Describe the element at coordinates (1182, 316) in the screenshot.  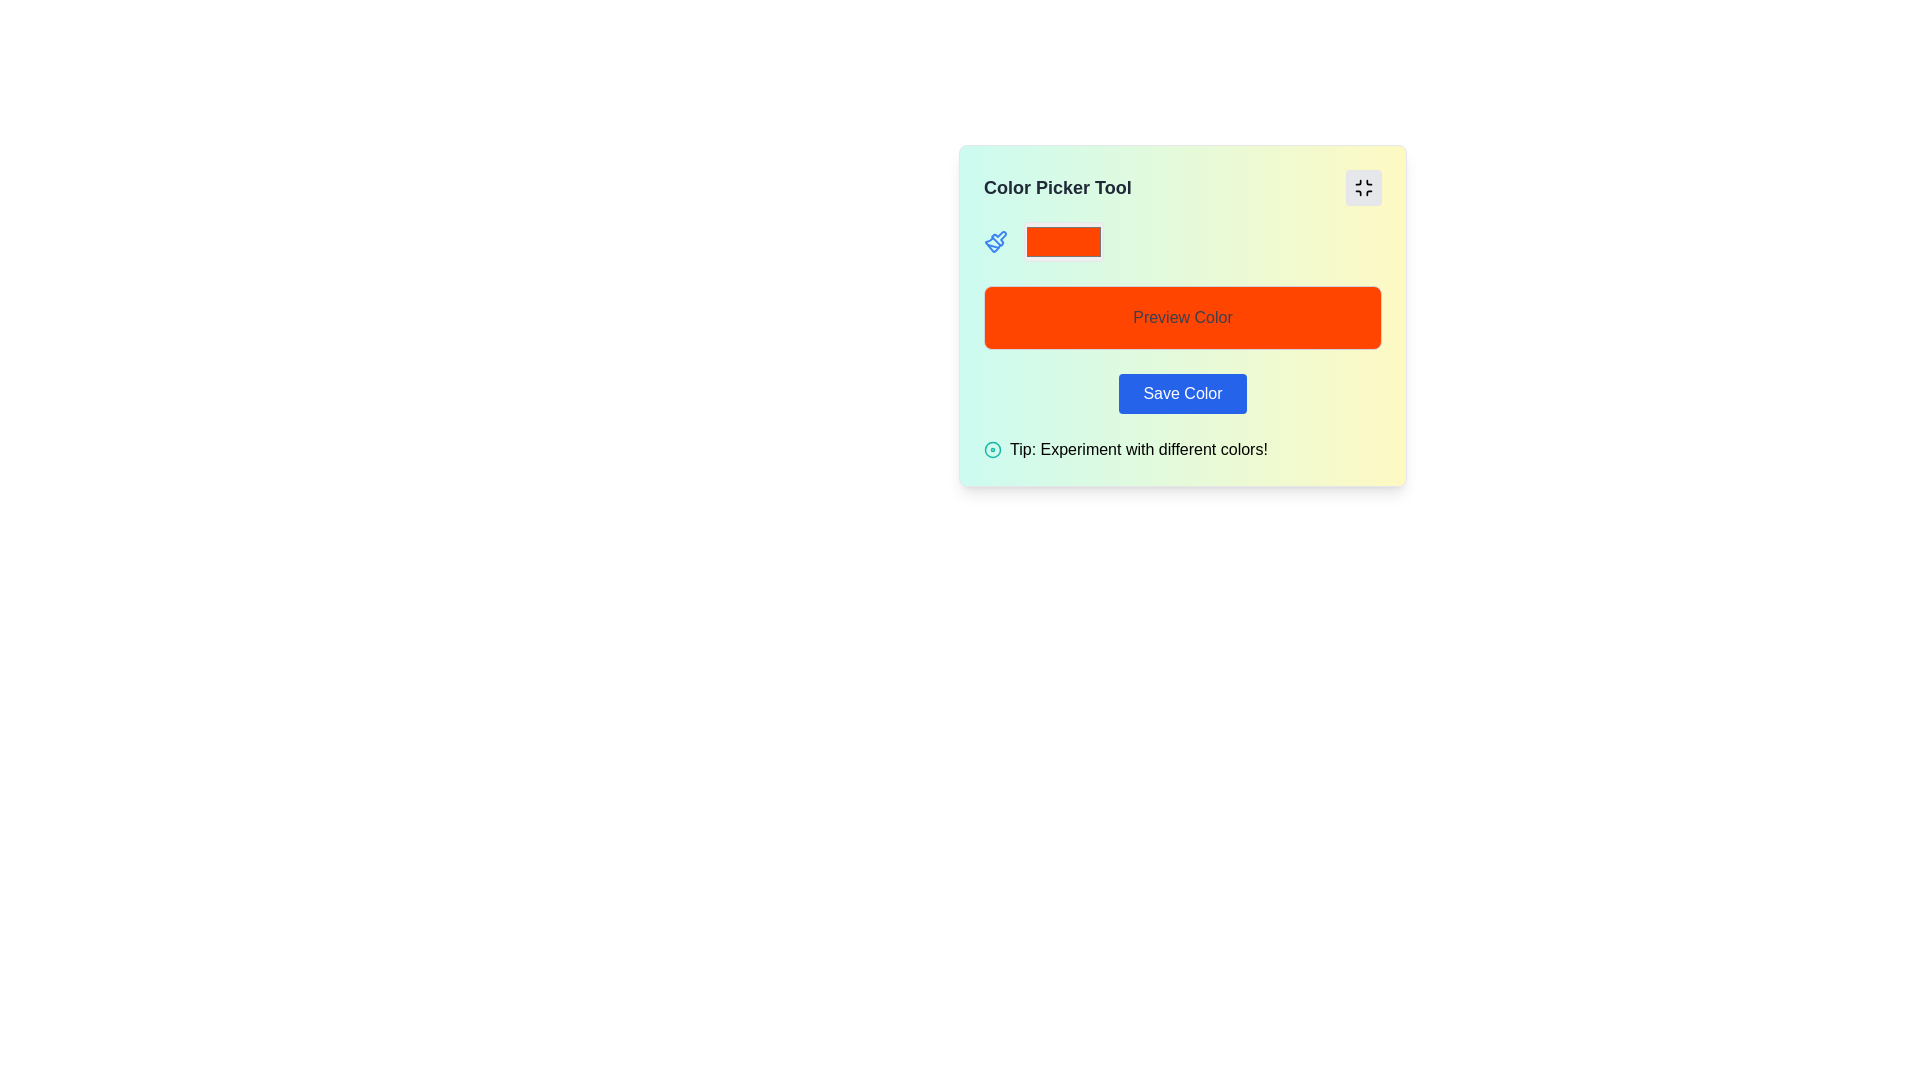
I see `the 'Preview Color' text label, which is styled with gray text on an orange rectangular background, located in the 'Color Picker Tool' box` at that location.